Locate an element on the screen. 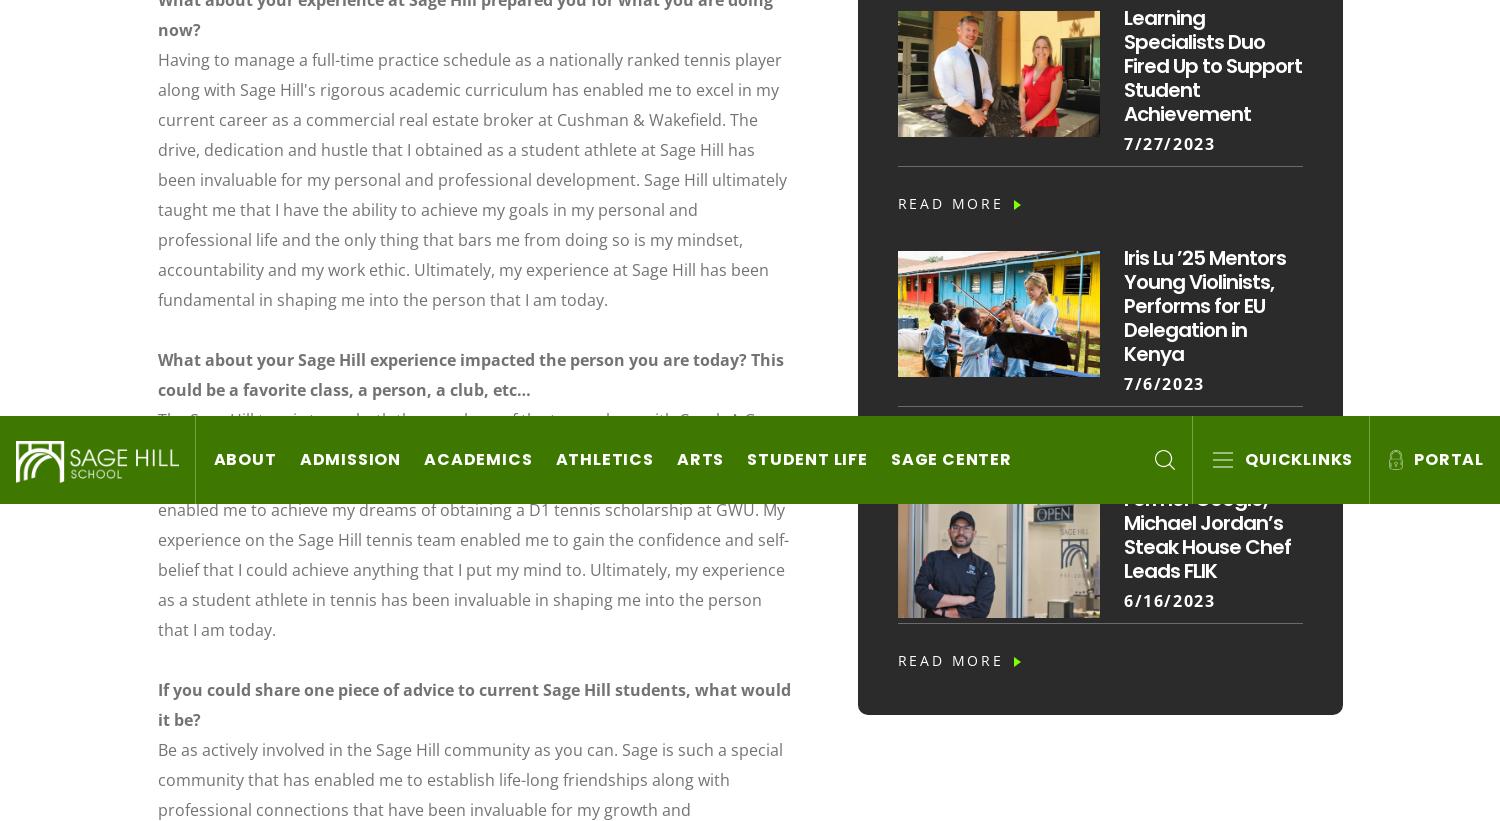 The width and height of the screenshot is (1500, 821). 'Sage Hill School admits students of any race, color, national and ethnic origin to all the rights, privileges, programs and activities generally accorded or made available to students at the School. The School does not discriminate on the basis of race, color, national and ethnic origin in administration of its educational policies, admissions policies, scholarship programs, and athletic and other School administered programs.' is located at coordinates (157, 283).